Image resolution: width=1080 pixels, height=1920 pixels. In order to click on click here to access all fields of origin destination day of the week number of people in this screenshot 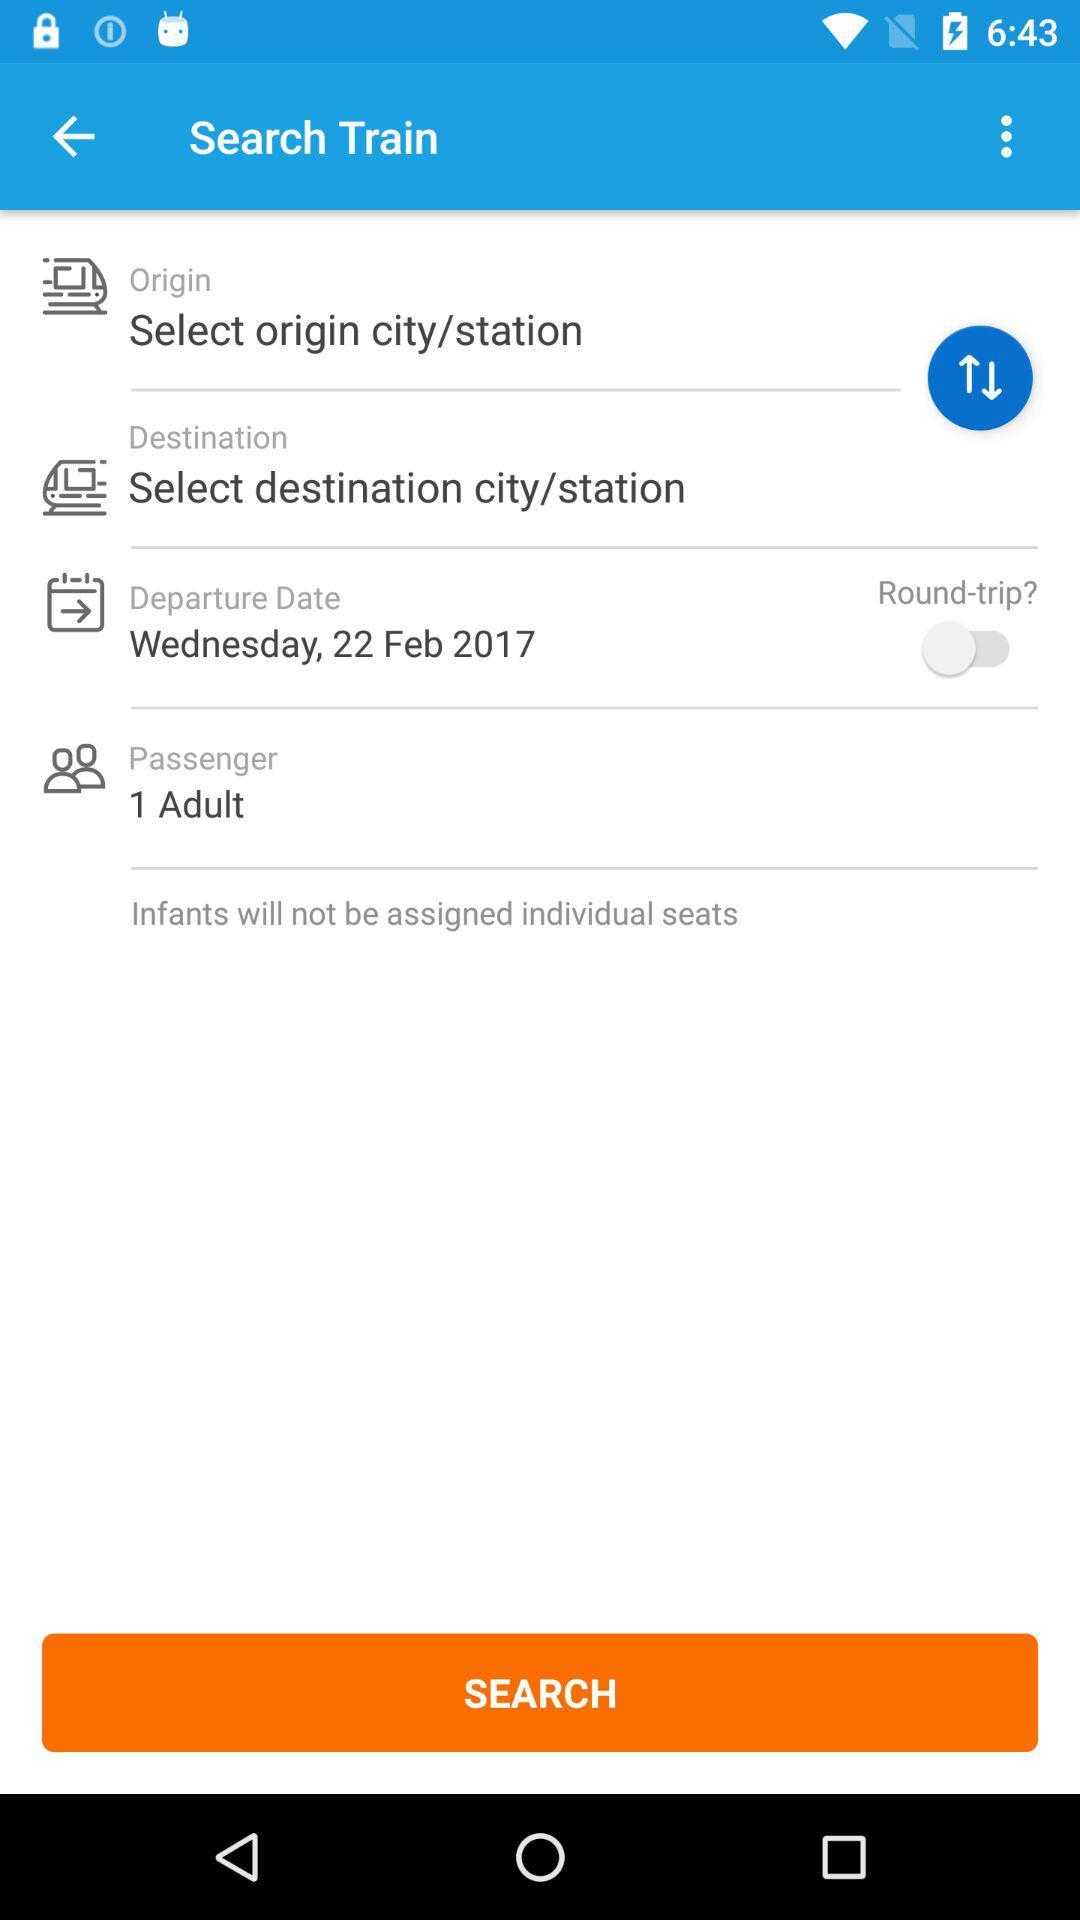, I will do `click(979, 378)`.